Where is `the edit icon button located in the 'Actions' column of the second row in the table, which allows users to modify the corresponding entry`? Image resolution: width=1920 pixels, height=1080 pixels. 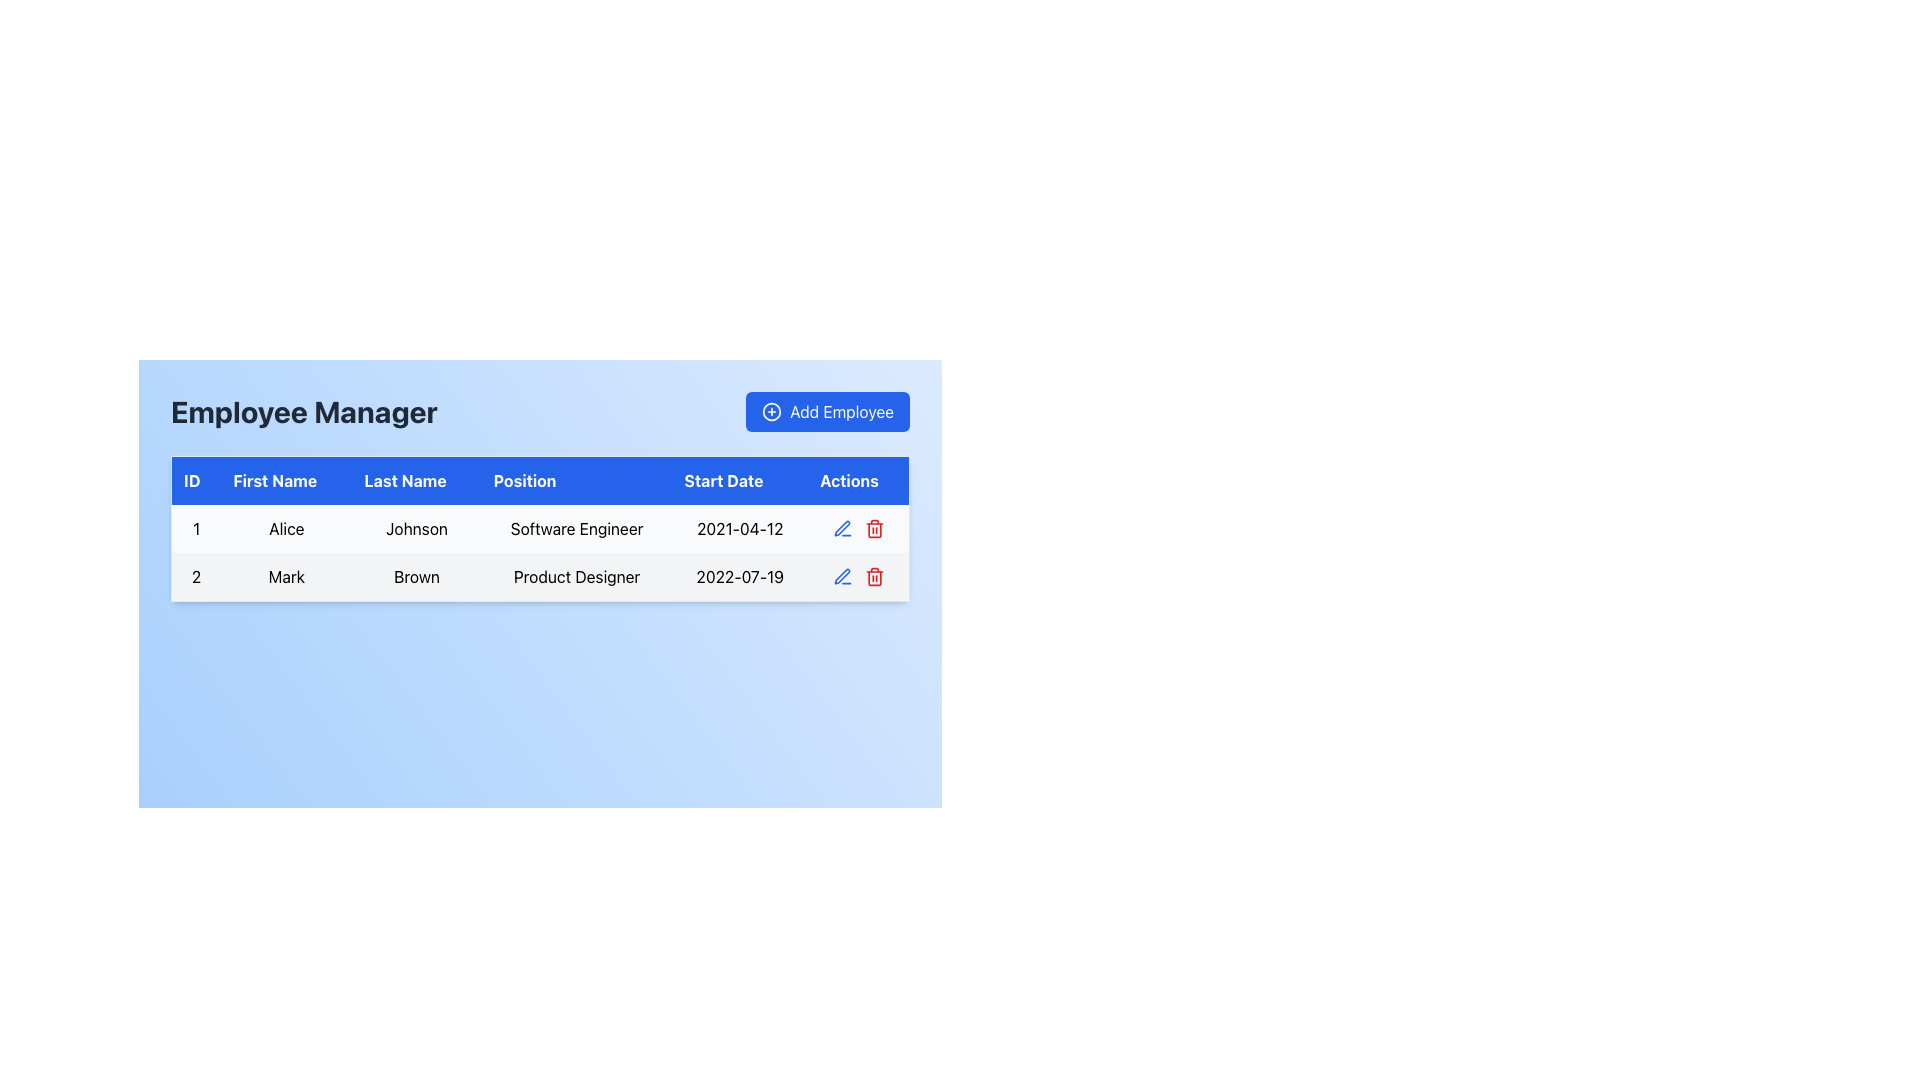 the edit icon button located in the 'Actions' column of the second row in the table, which allows users to modify the corresponding entry is located at coordinates (842, 576).